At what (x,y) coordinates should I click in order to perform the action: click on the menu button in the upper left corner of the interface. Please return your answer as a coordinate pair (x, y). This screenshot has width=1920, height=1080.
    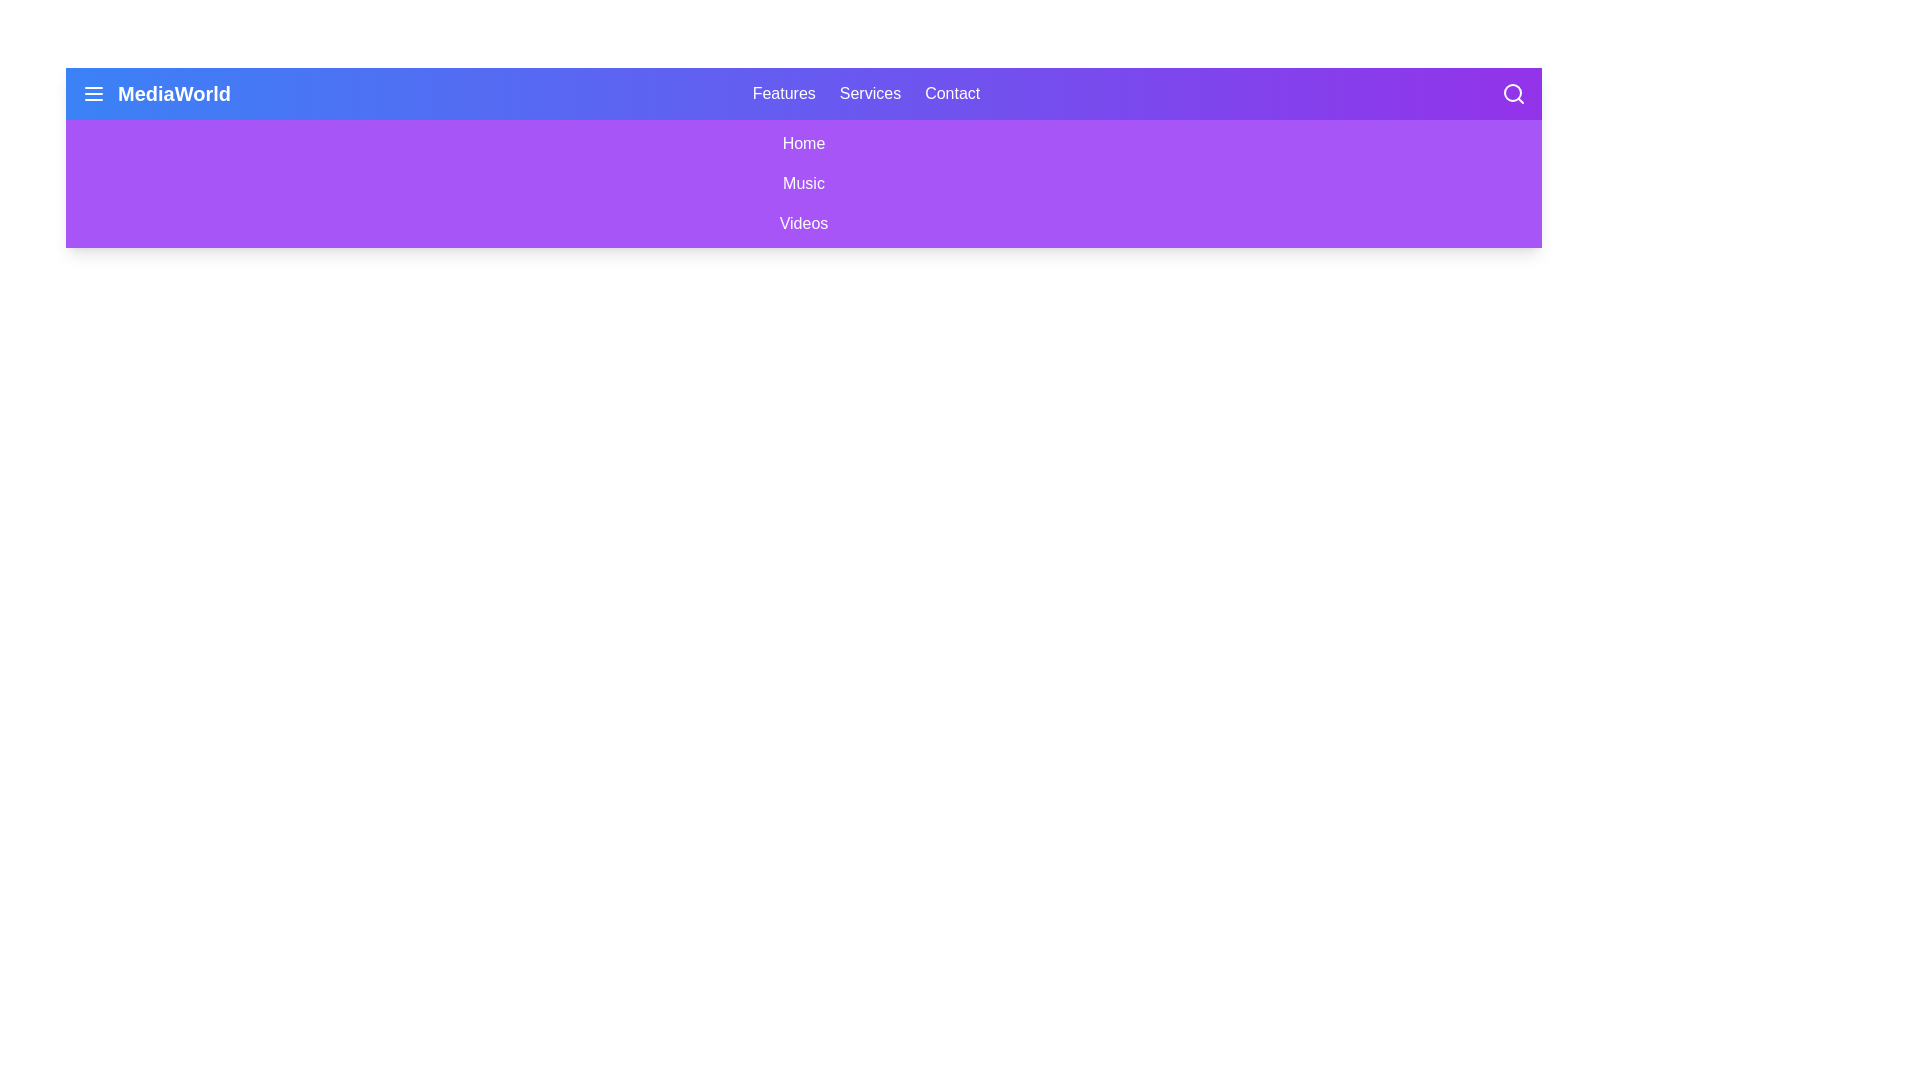
    Looking at the image, I should click on (93, 93).